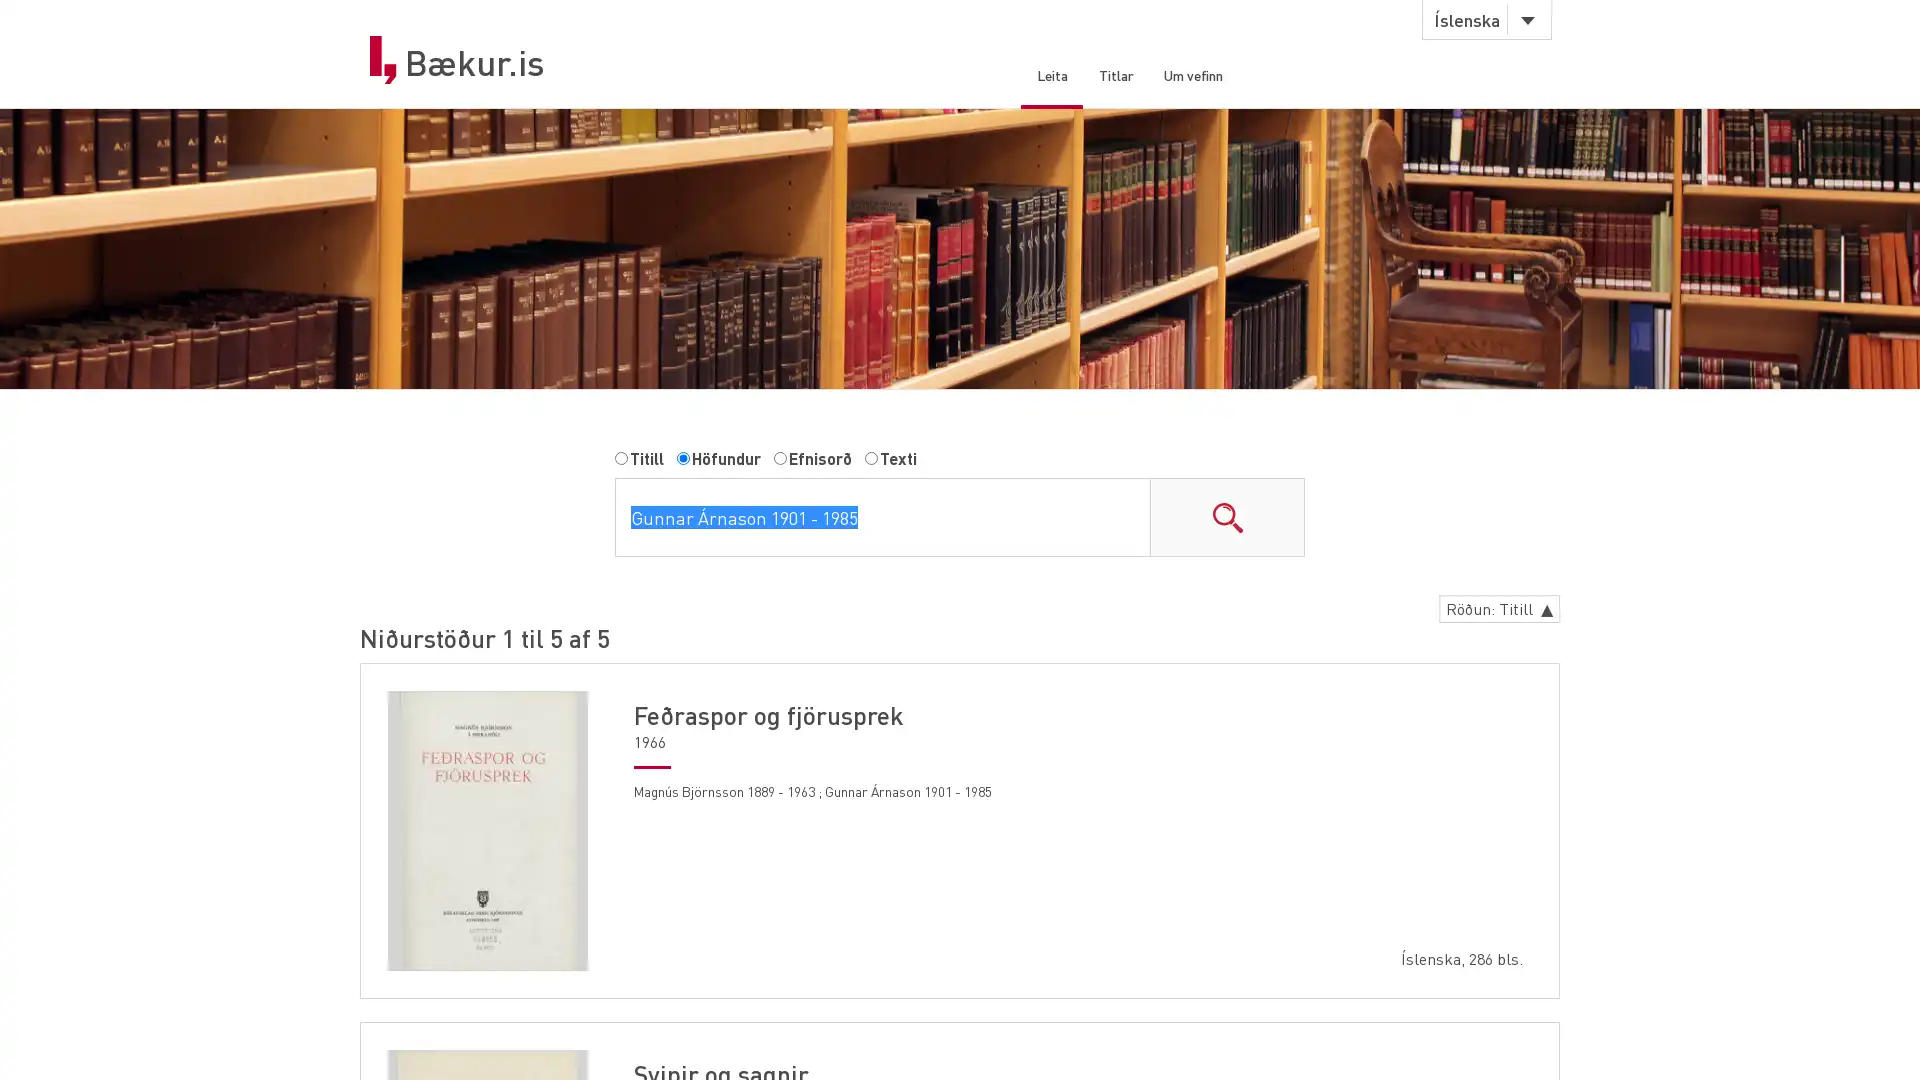 This screenshot has height=1080, width=1920. What do you see at coordinates (1226, 520) in the screenshot?
I see `search` at bounding box center [1226, 520].